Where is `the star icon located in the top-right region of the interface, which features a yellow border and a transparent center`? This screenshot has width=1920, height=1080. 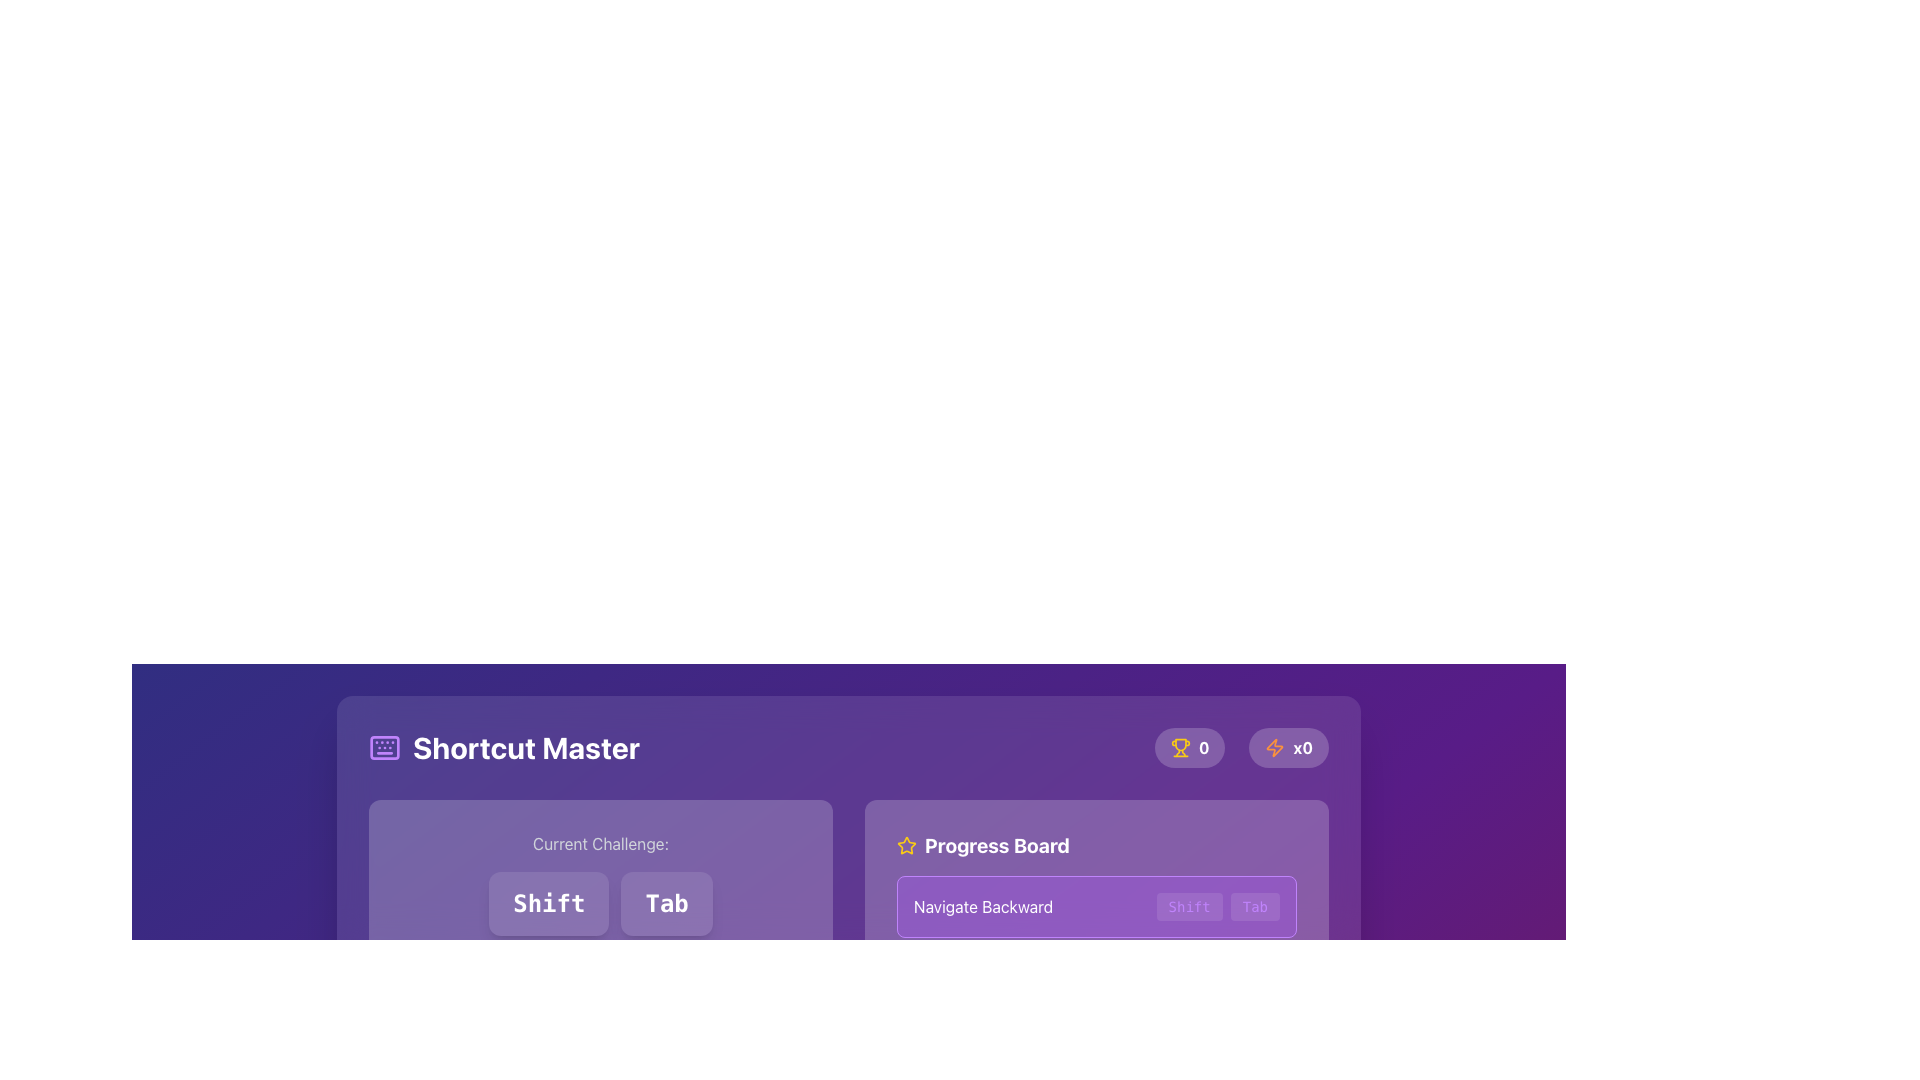 the star icon located in the top-right region of the interface, which features a yellow border and a transparent center is located at coordinates (905, 844).